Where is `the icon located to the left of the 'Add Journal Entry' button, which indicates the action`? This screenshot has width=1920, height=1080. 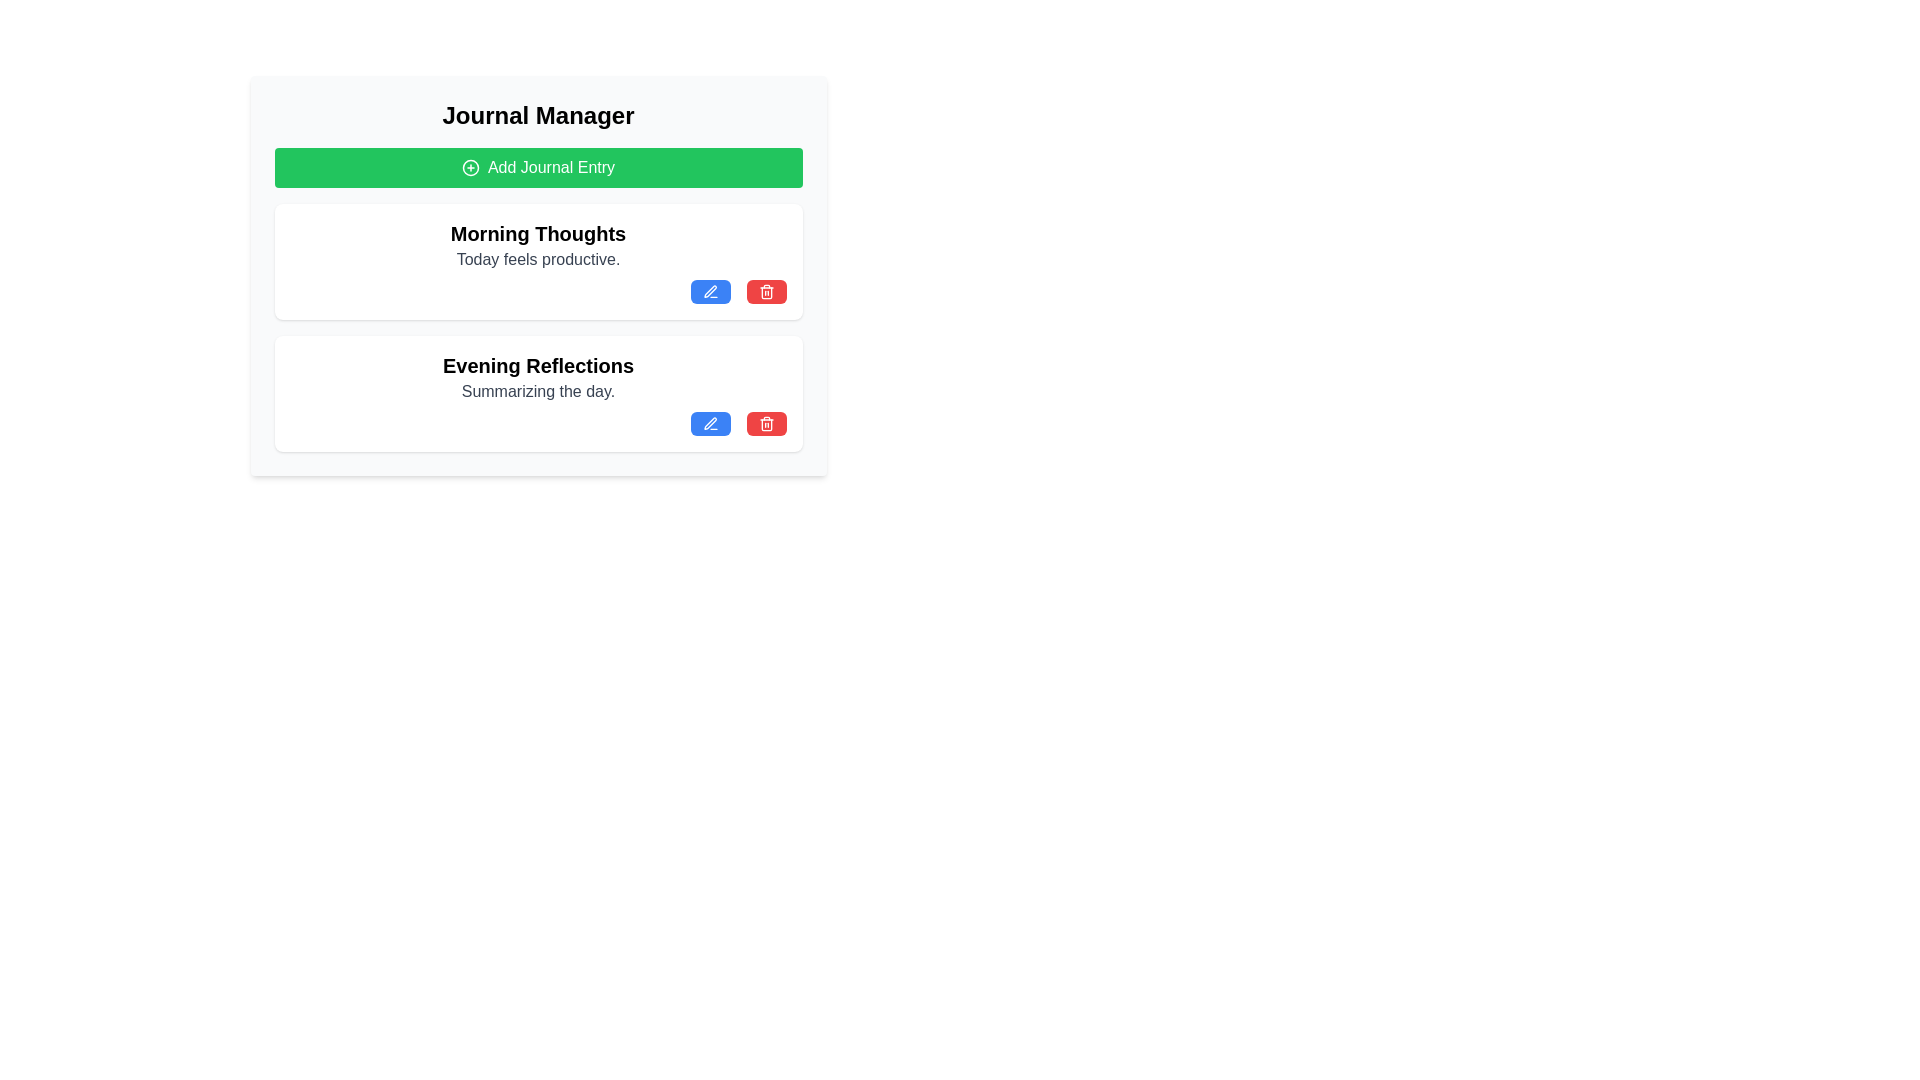
the icon located to the left of the 'Add Journal Entry' button, which indicates the action is located at coordinates (469, 167).